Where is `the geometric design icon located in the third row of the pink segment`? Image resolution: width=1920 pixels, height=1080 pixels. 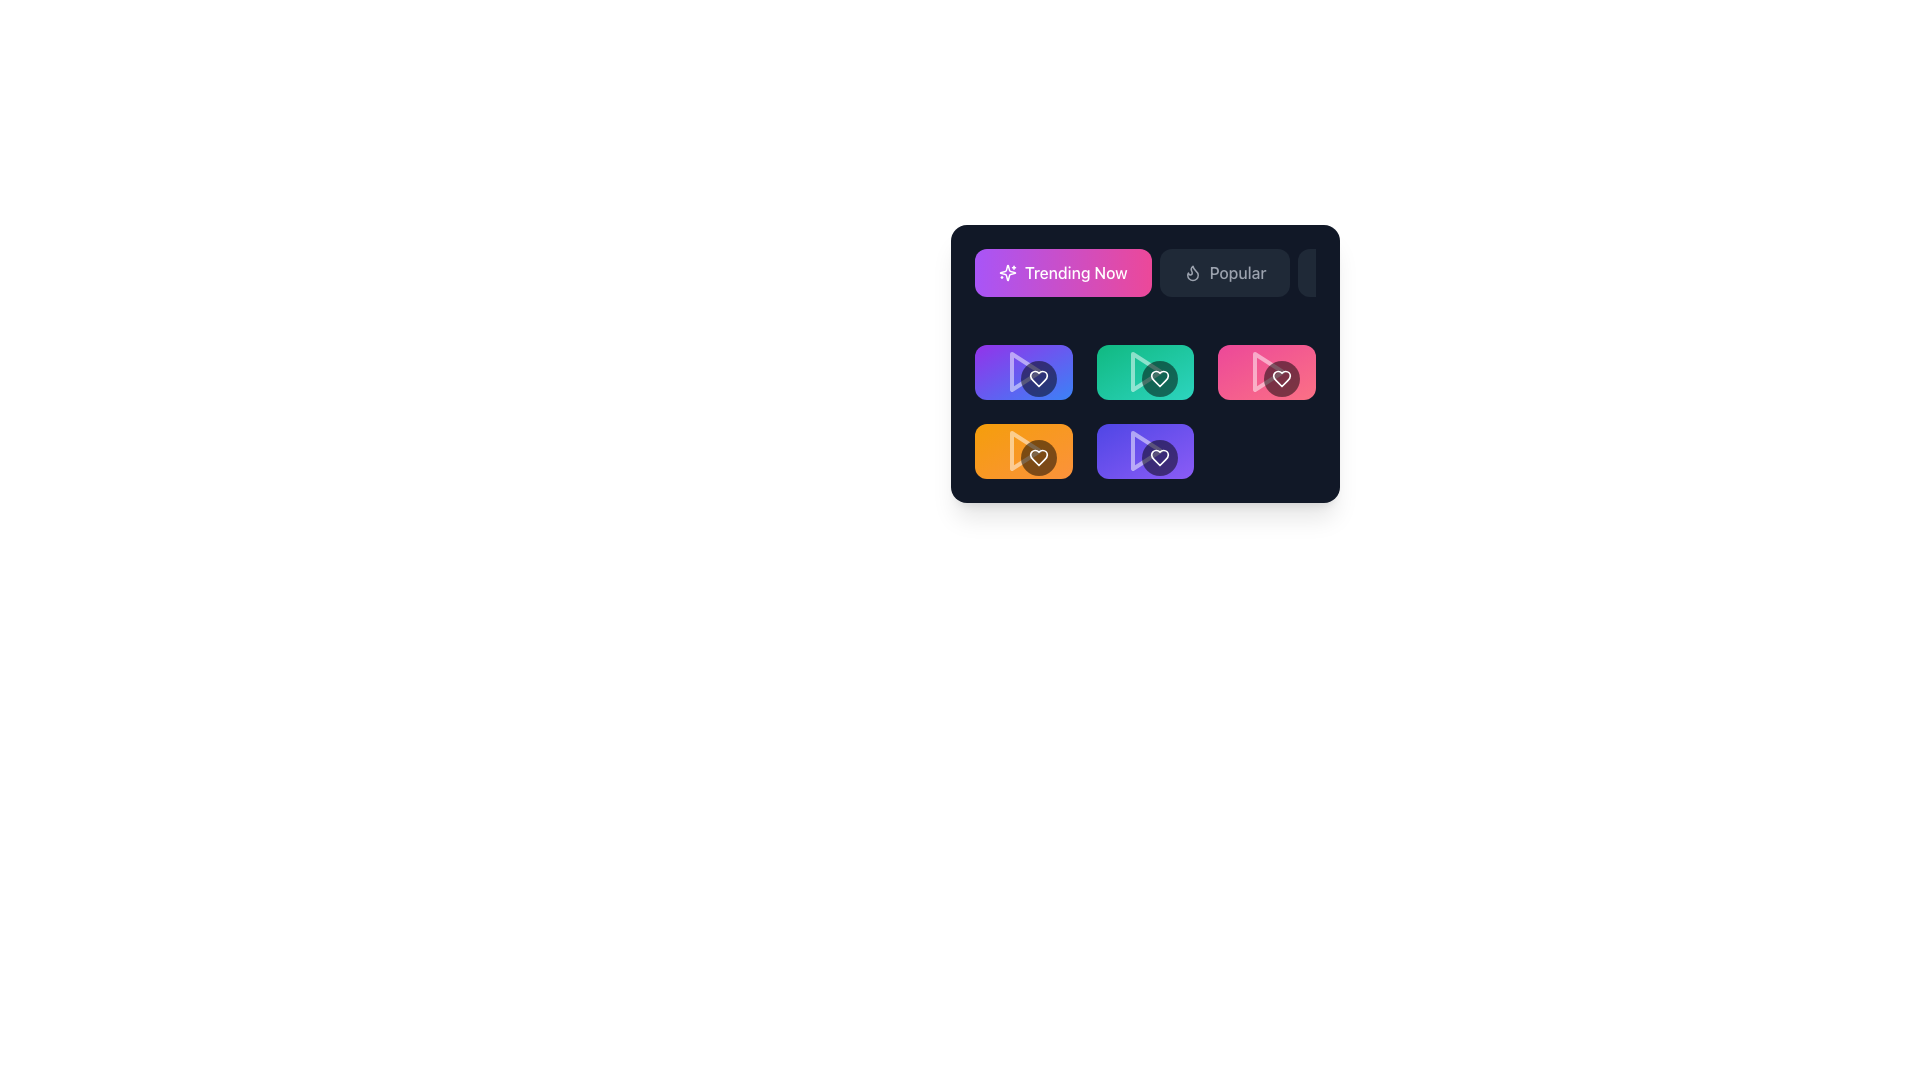 the geometric design icon located in the third row of the pink segment is located at coordinates (1256, 362).